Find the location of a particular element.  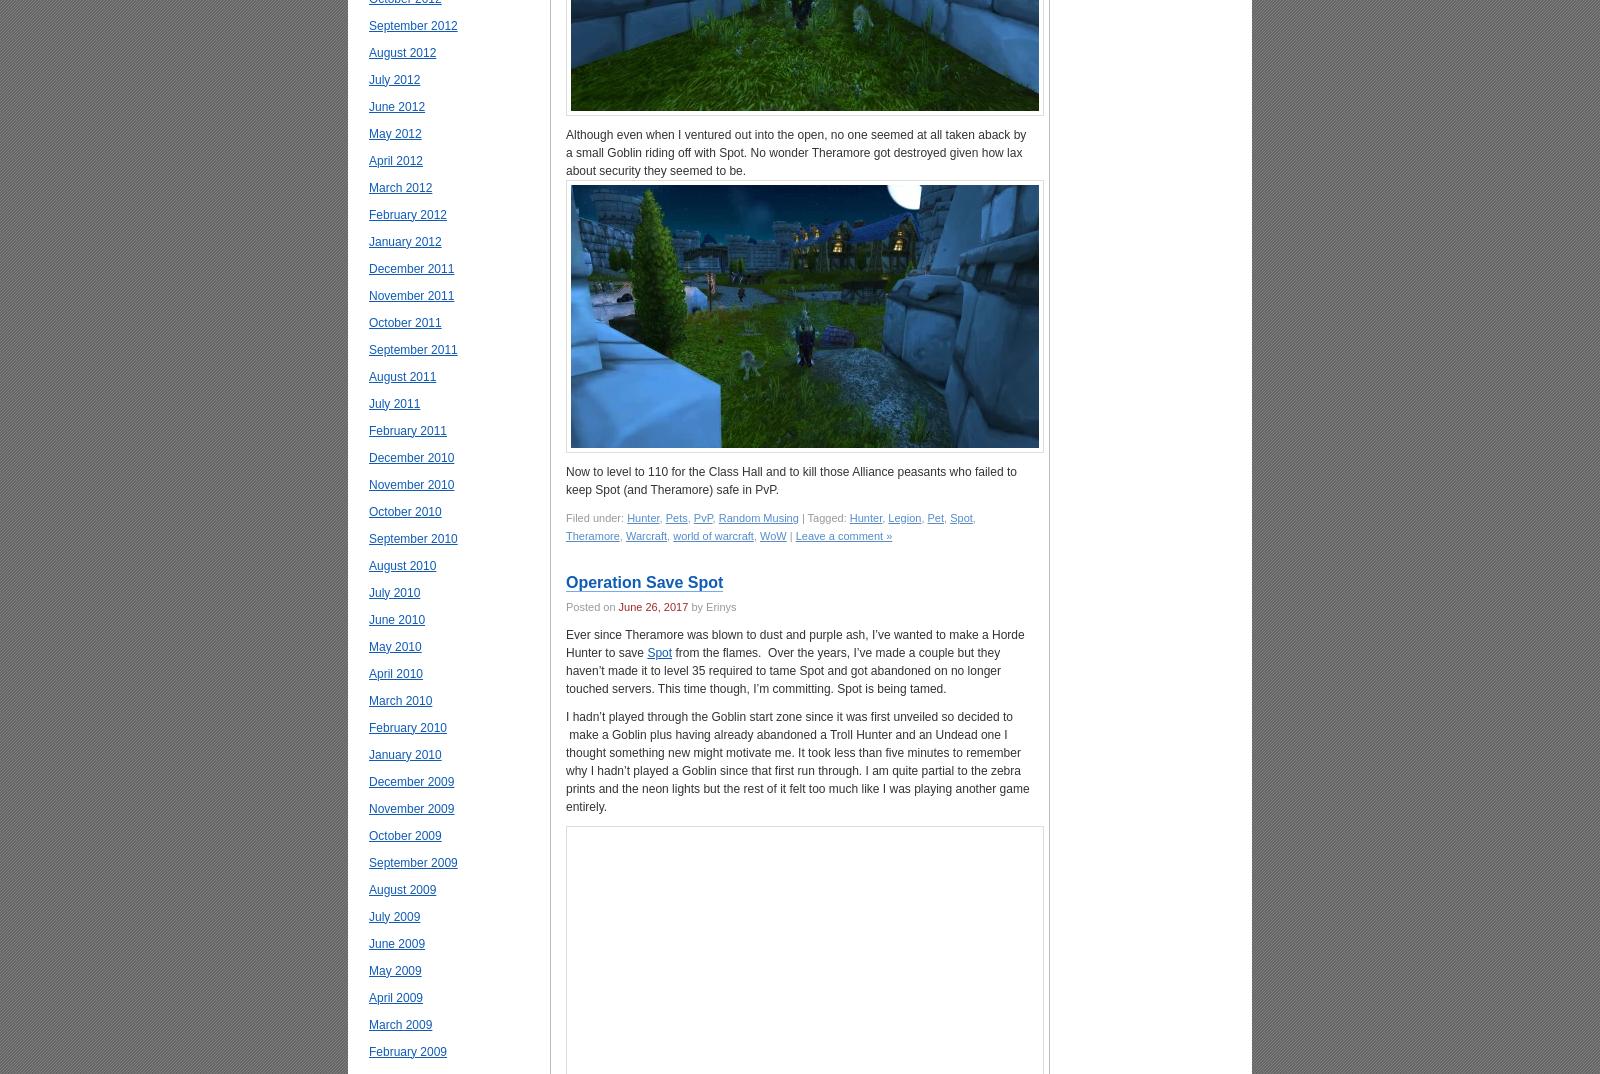

'June 2010' is located at coordinates (368, 619).